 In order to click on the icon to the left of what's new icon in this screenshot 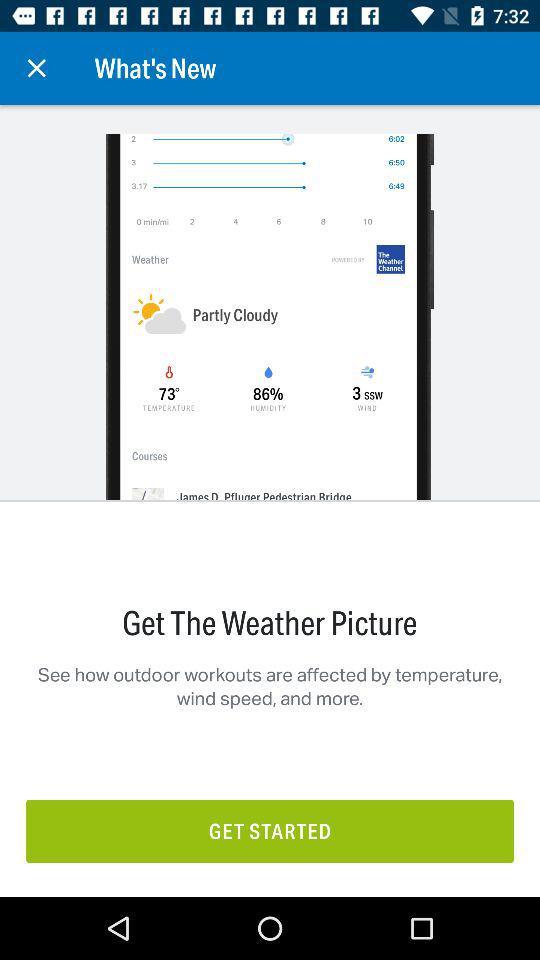, I will do `click(36, 68)`.